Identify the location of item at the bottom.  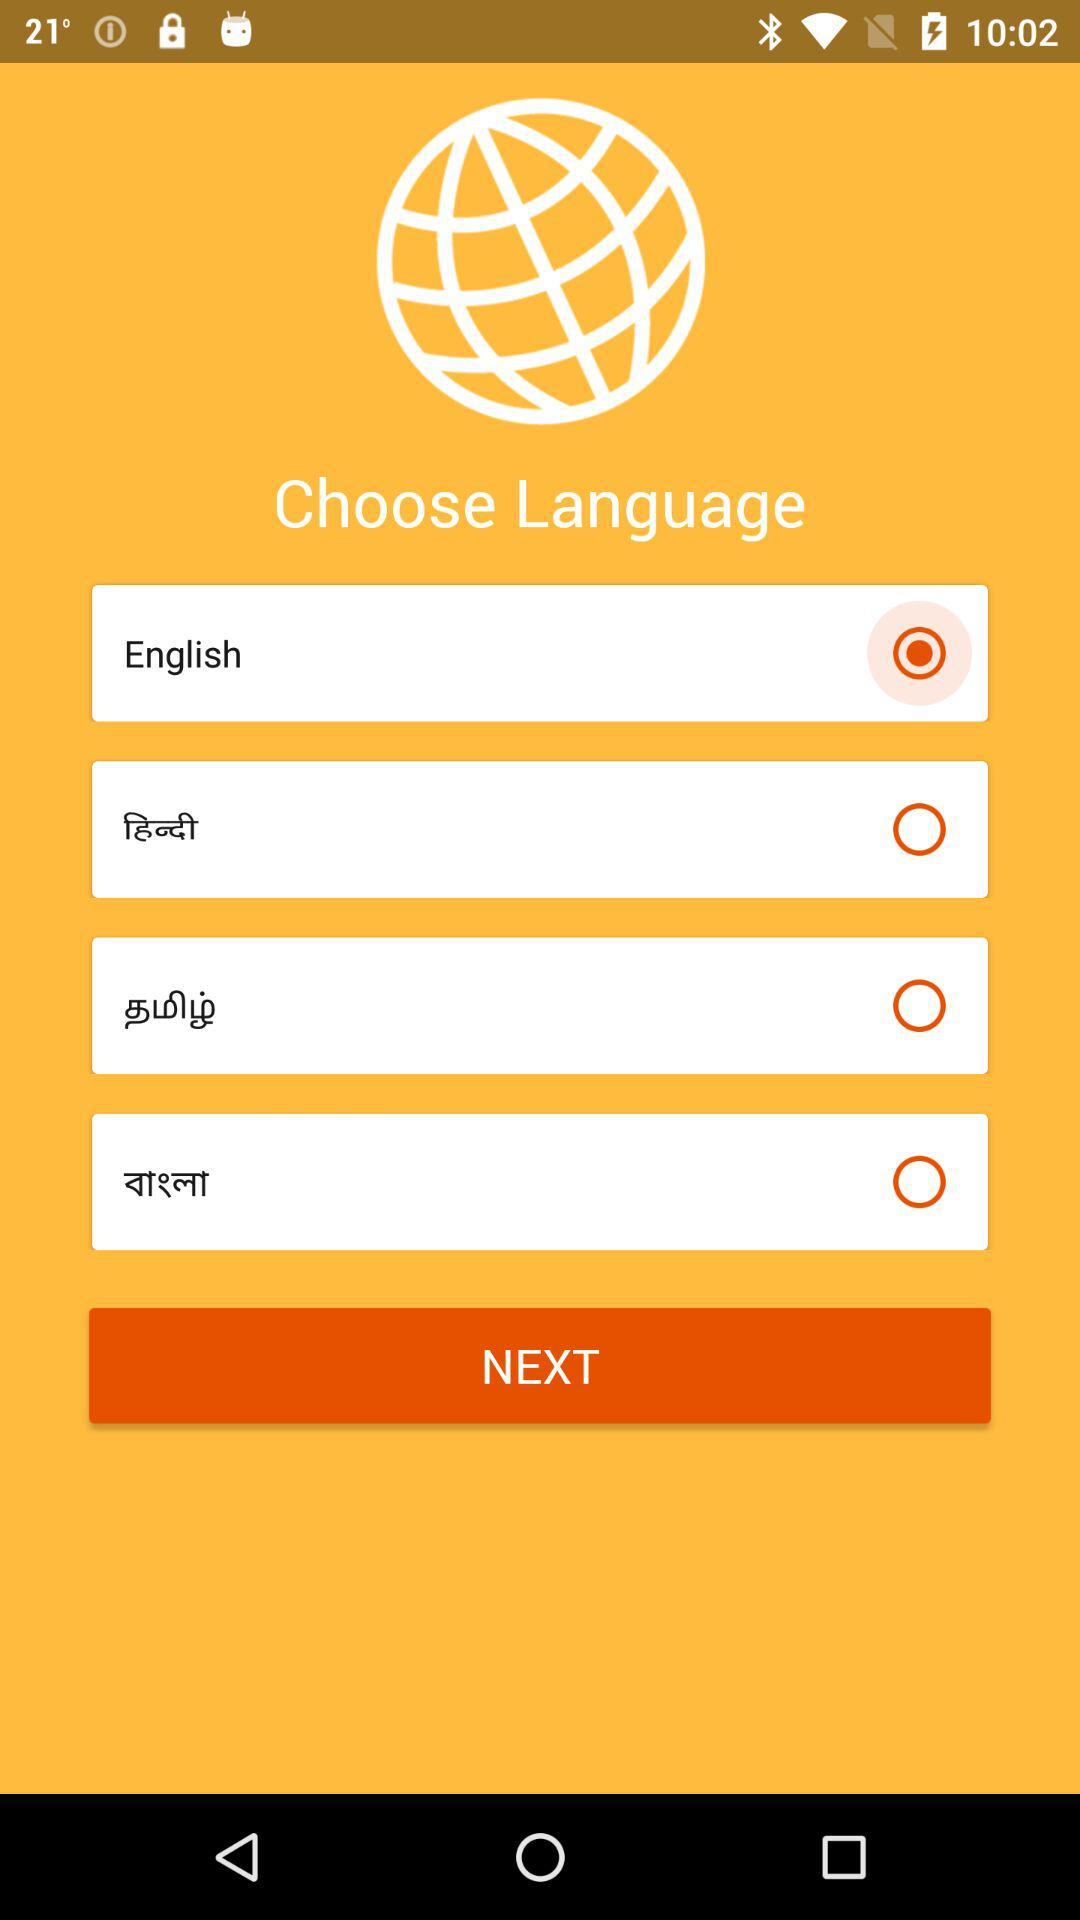
(540, 1364).